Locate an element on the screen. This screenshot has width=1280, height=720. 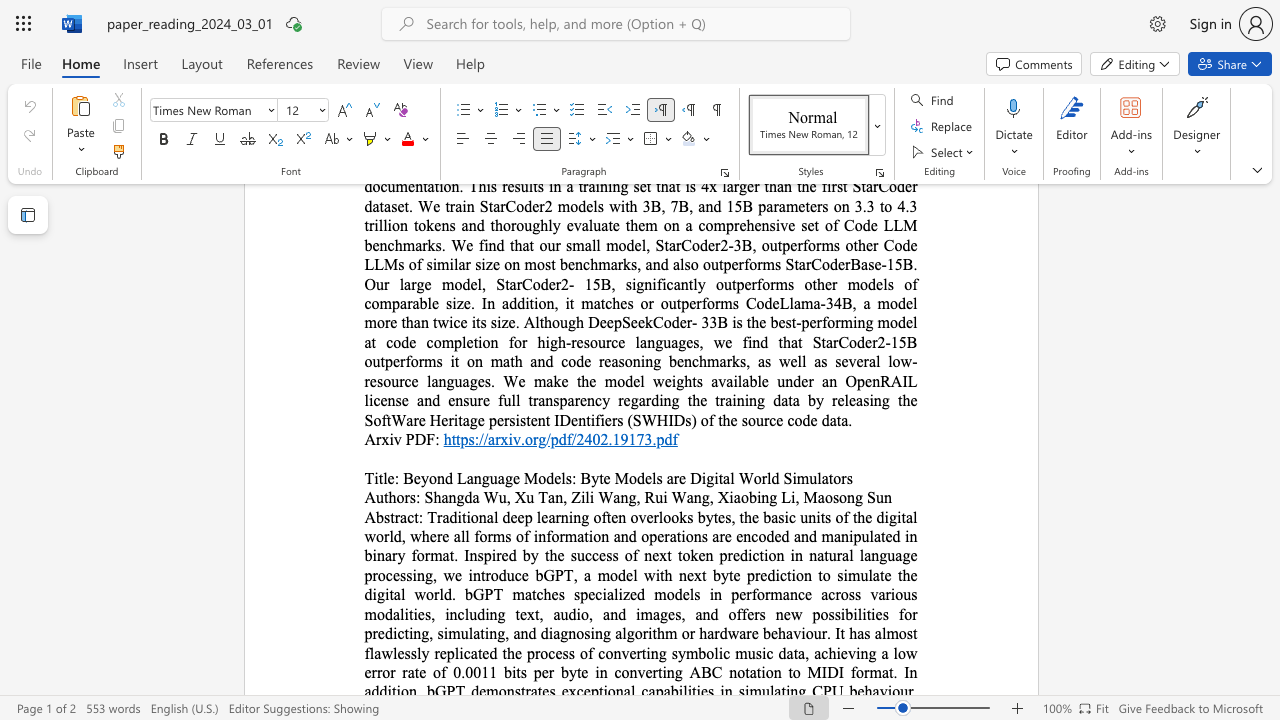
the subset text "ng" within the text "Maosong Sun" is located at coordinates (847, 496).